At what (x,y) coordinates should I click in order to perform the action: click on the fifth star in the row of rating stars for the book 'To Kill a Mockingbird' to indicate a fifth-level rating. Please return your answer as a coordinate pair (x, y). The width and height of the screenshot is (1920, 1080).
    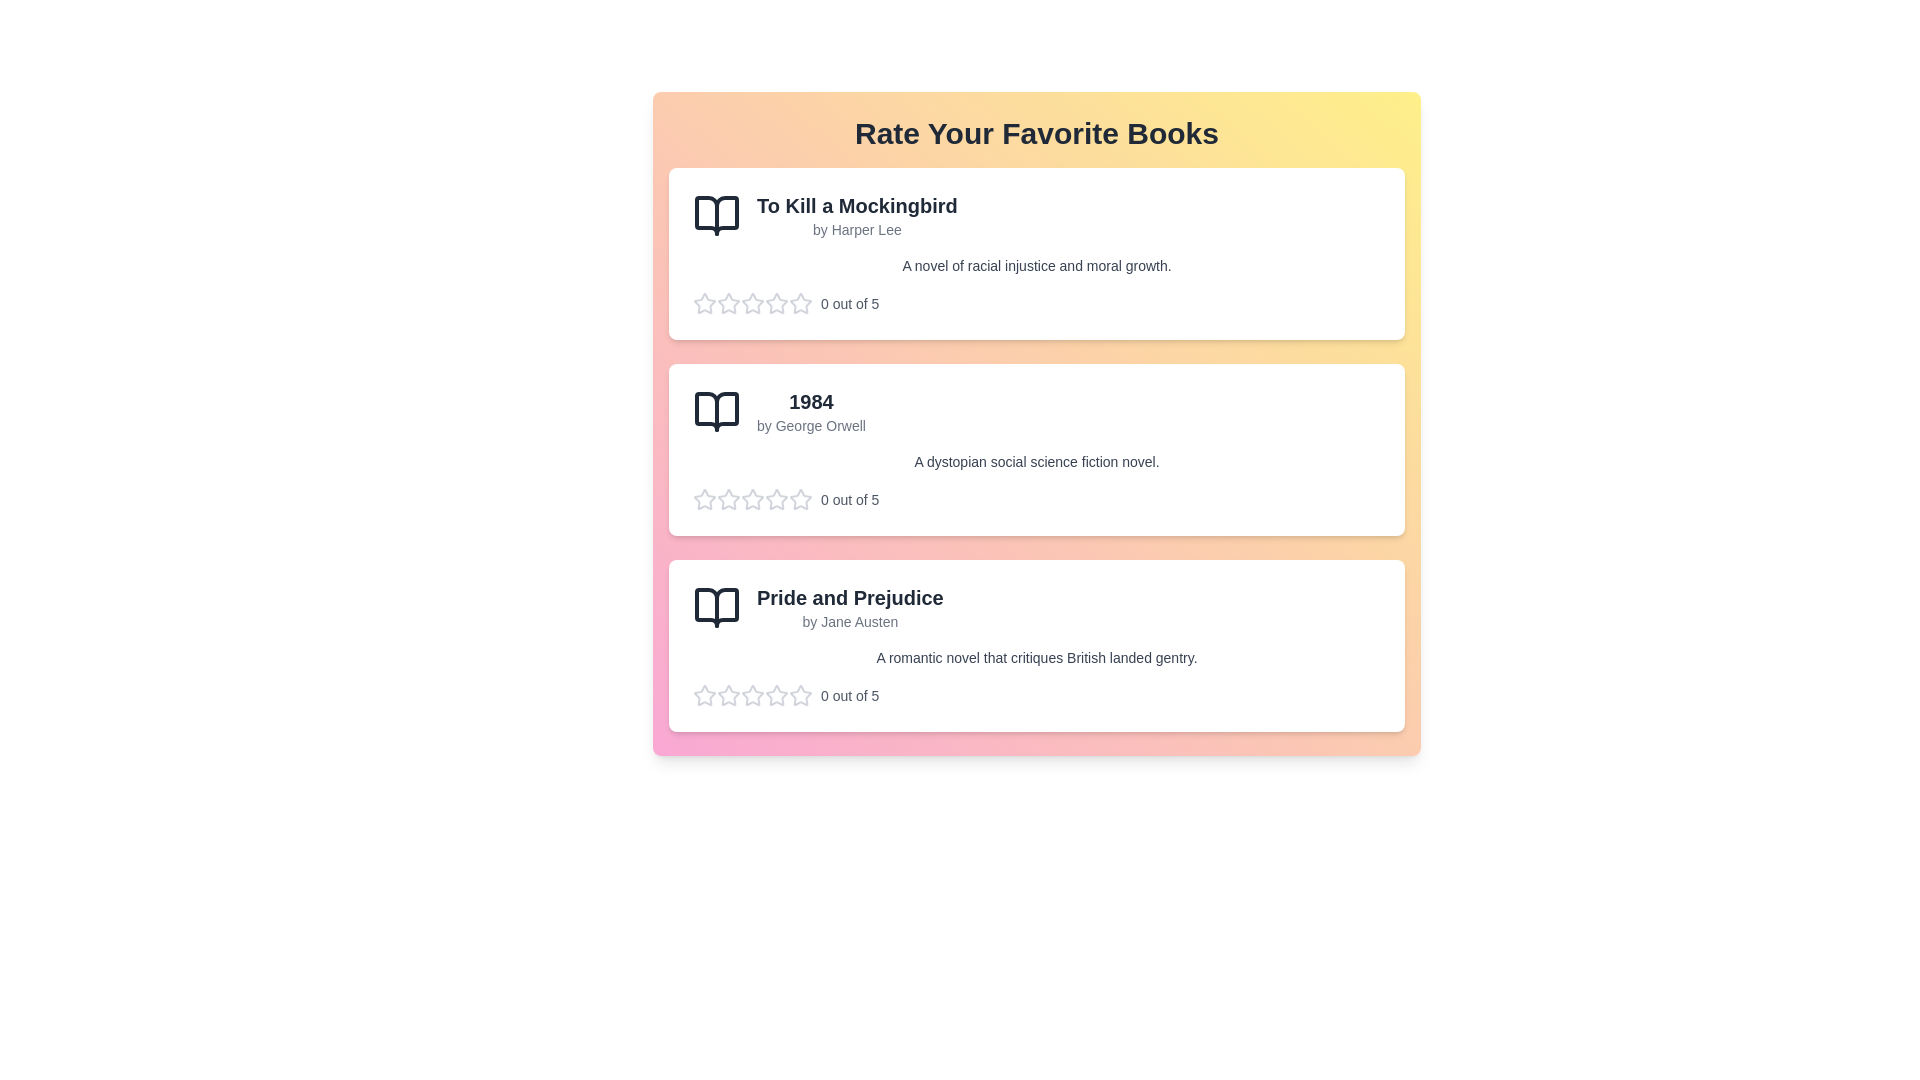
    Looking at the image, I should click on (801, 304).